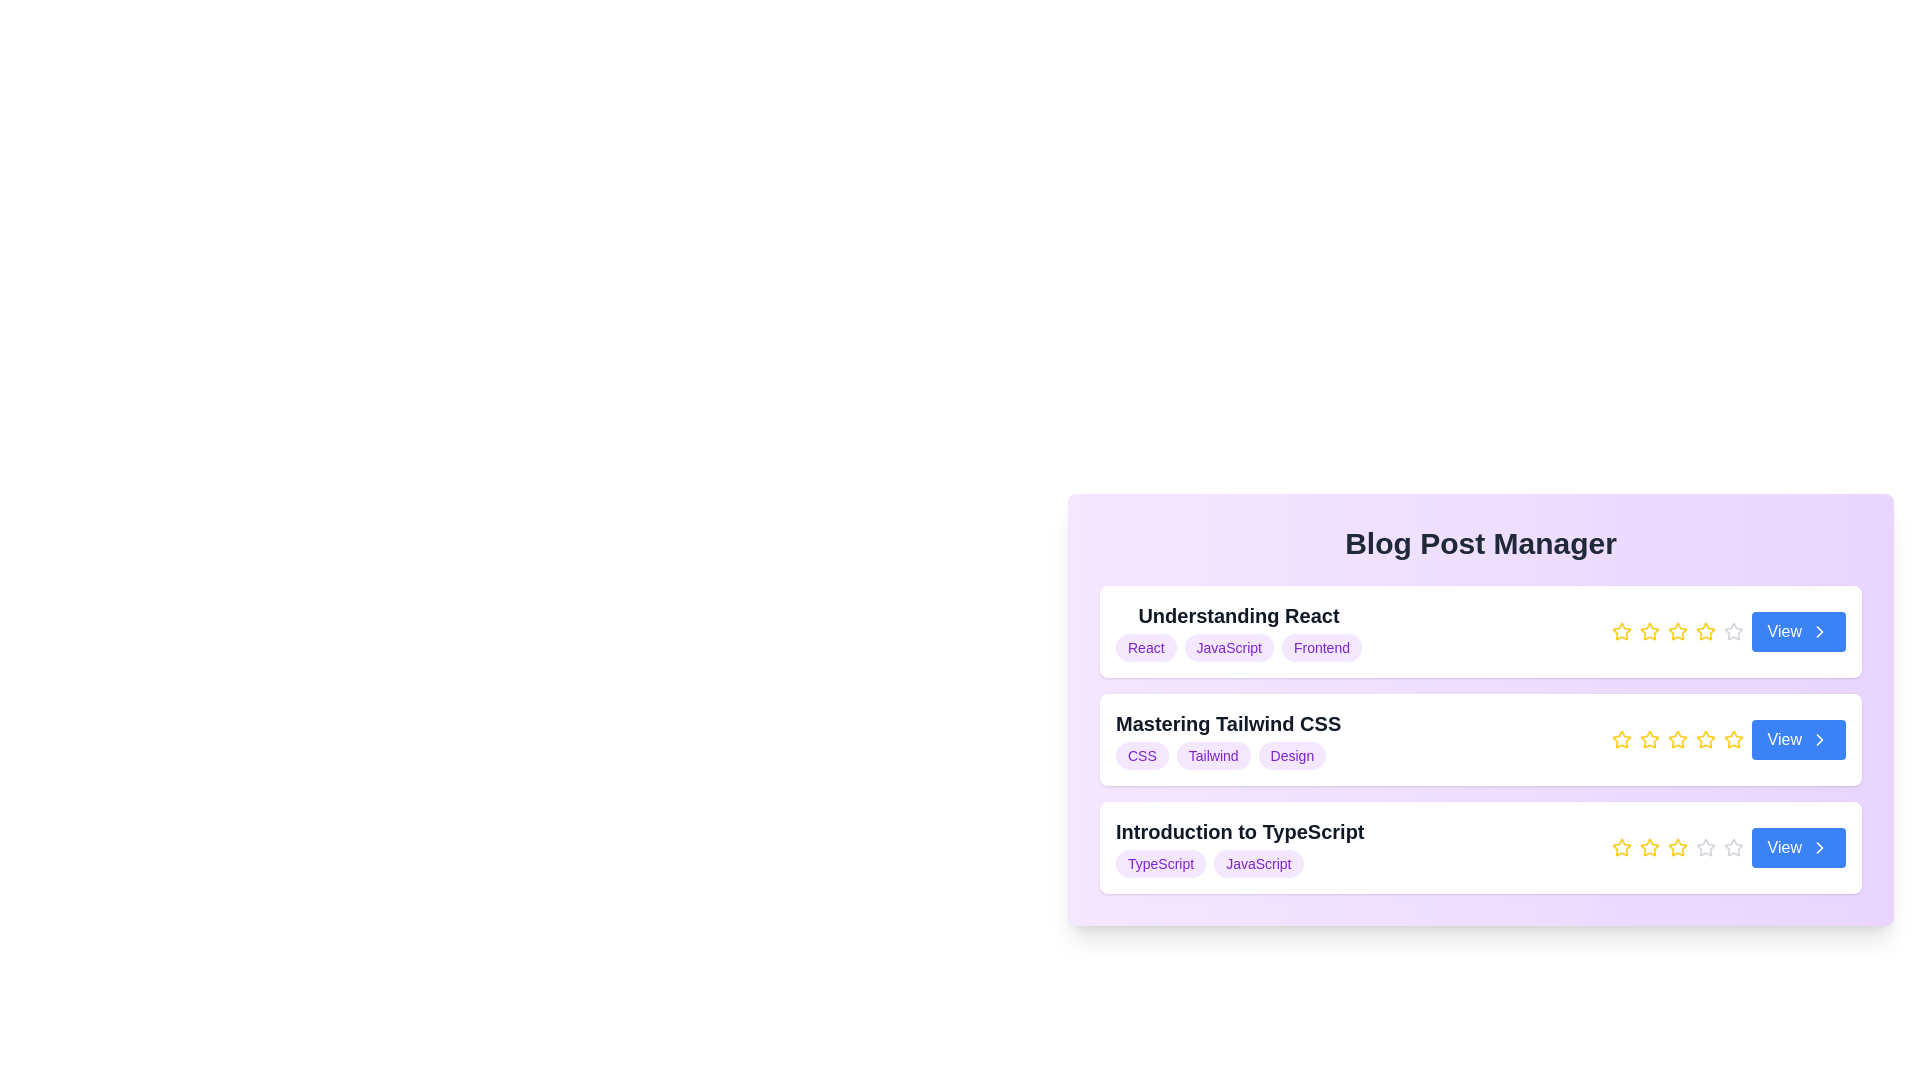 This screenshot has height=1080, width=1920. I want to click on the second star in the 5-star rating system under the title 'Blog Post Manager' for the 'Introduction to TypeScript' post, so click(1649, 847).